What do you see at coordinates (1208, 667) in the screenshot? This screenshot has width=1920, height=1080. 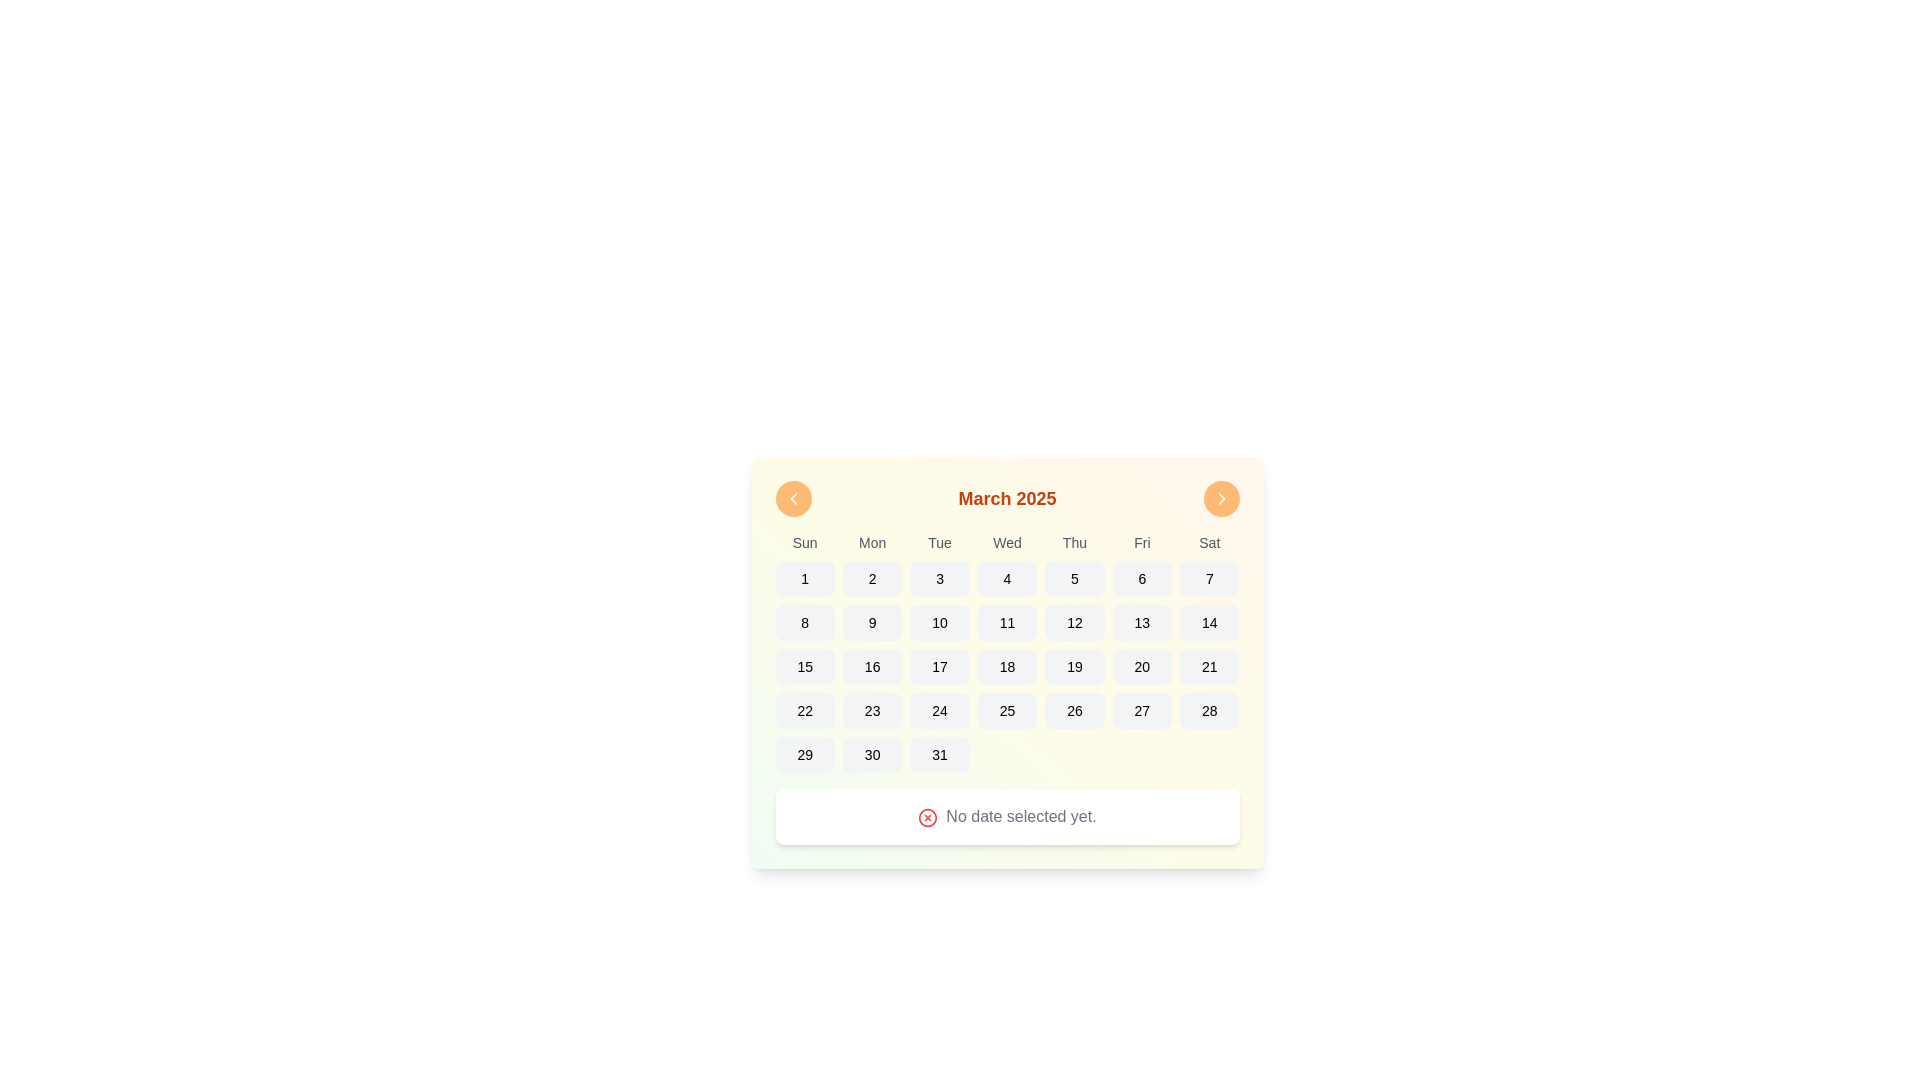 I see `the calendar button representing the date '21' located` at bounding box center [1208, 667].